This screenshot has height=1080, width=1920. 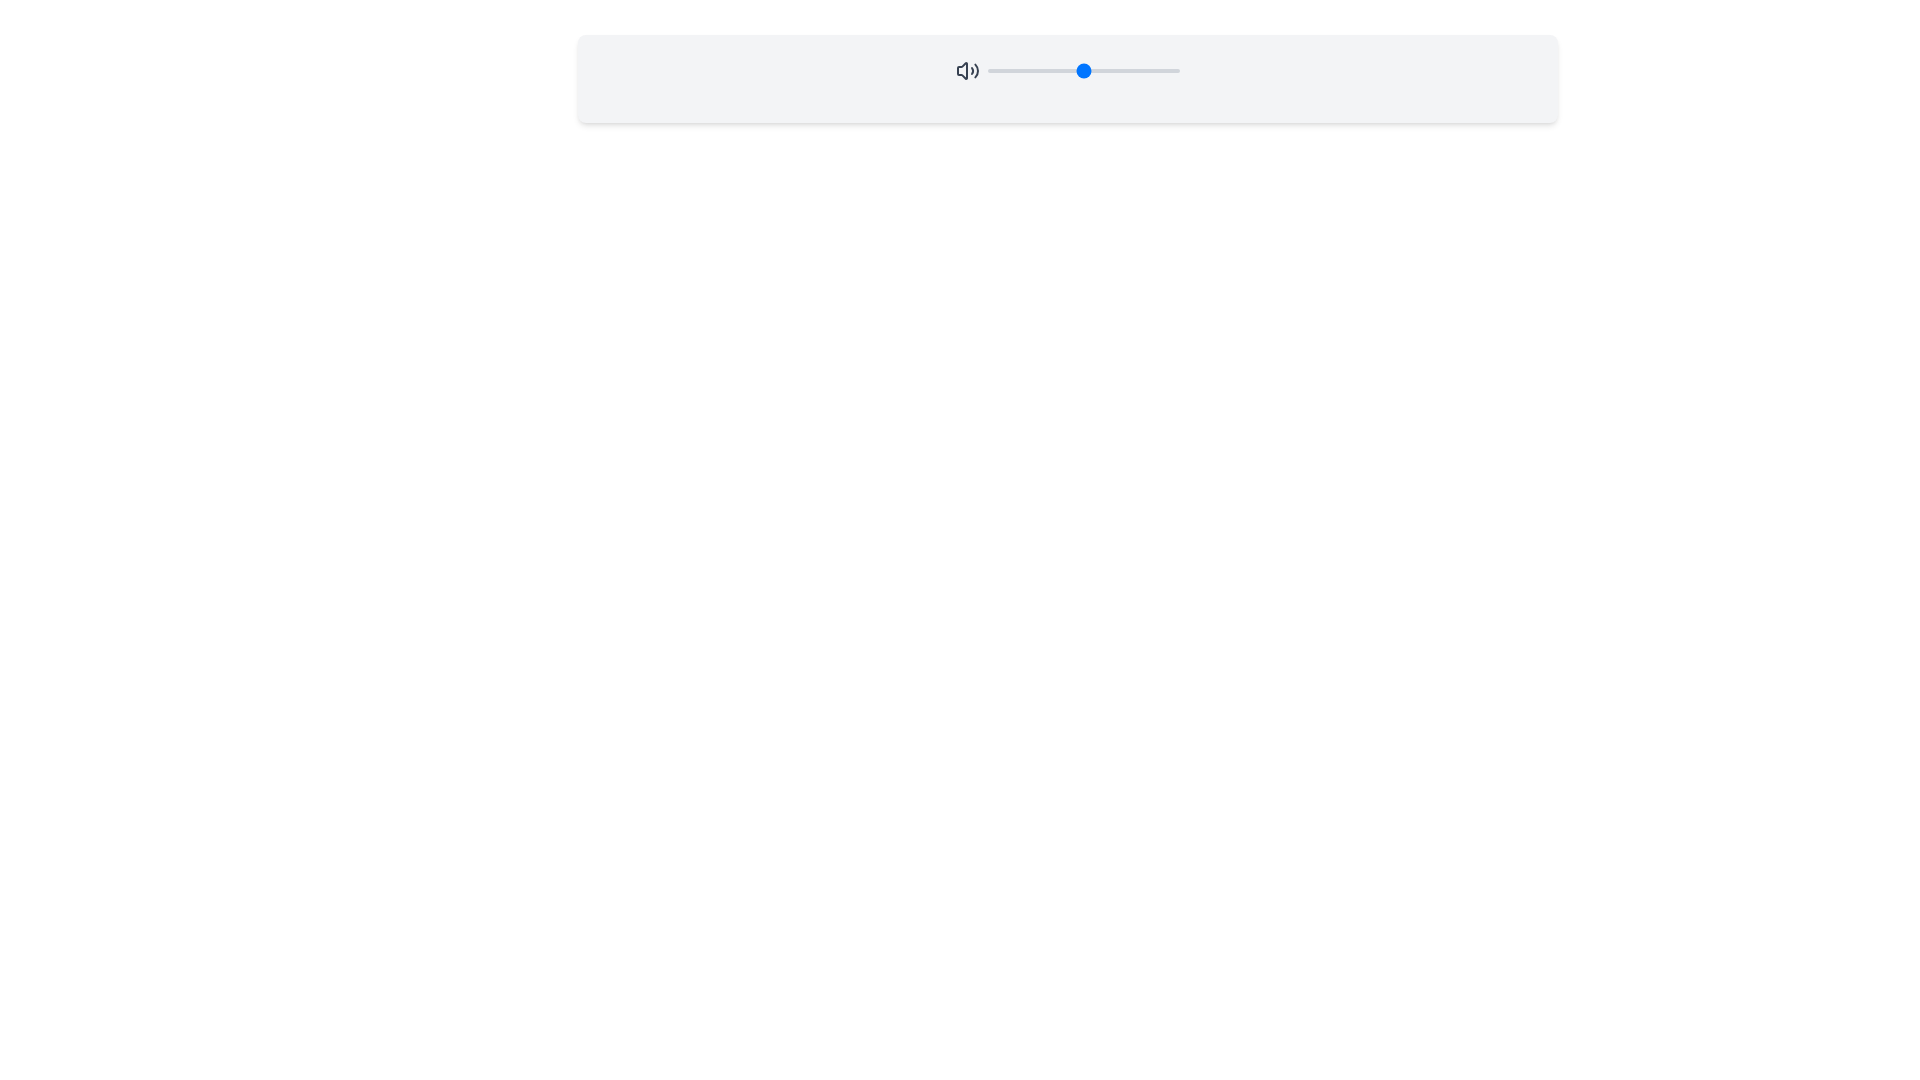 I want to click on volume level, so click(x=1166, y=69).